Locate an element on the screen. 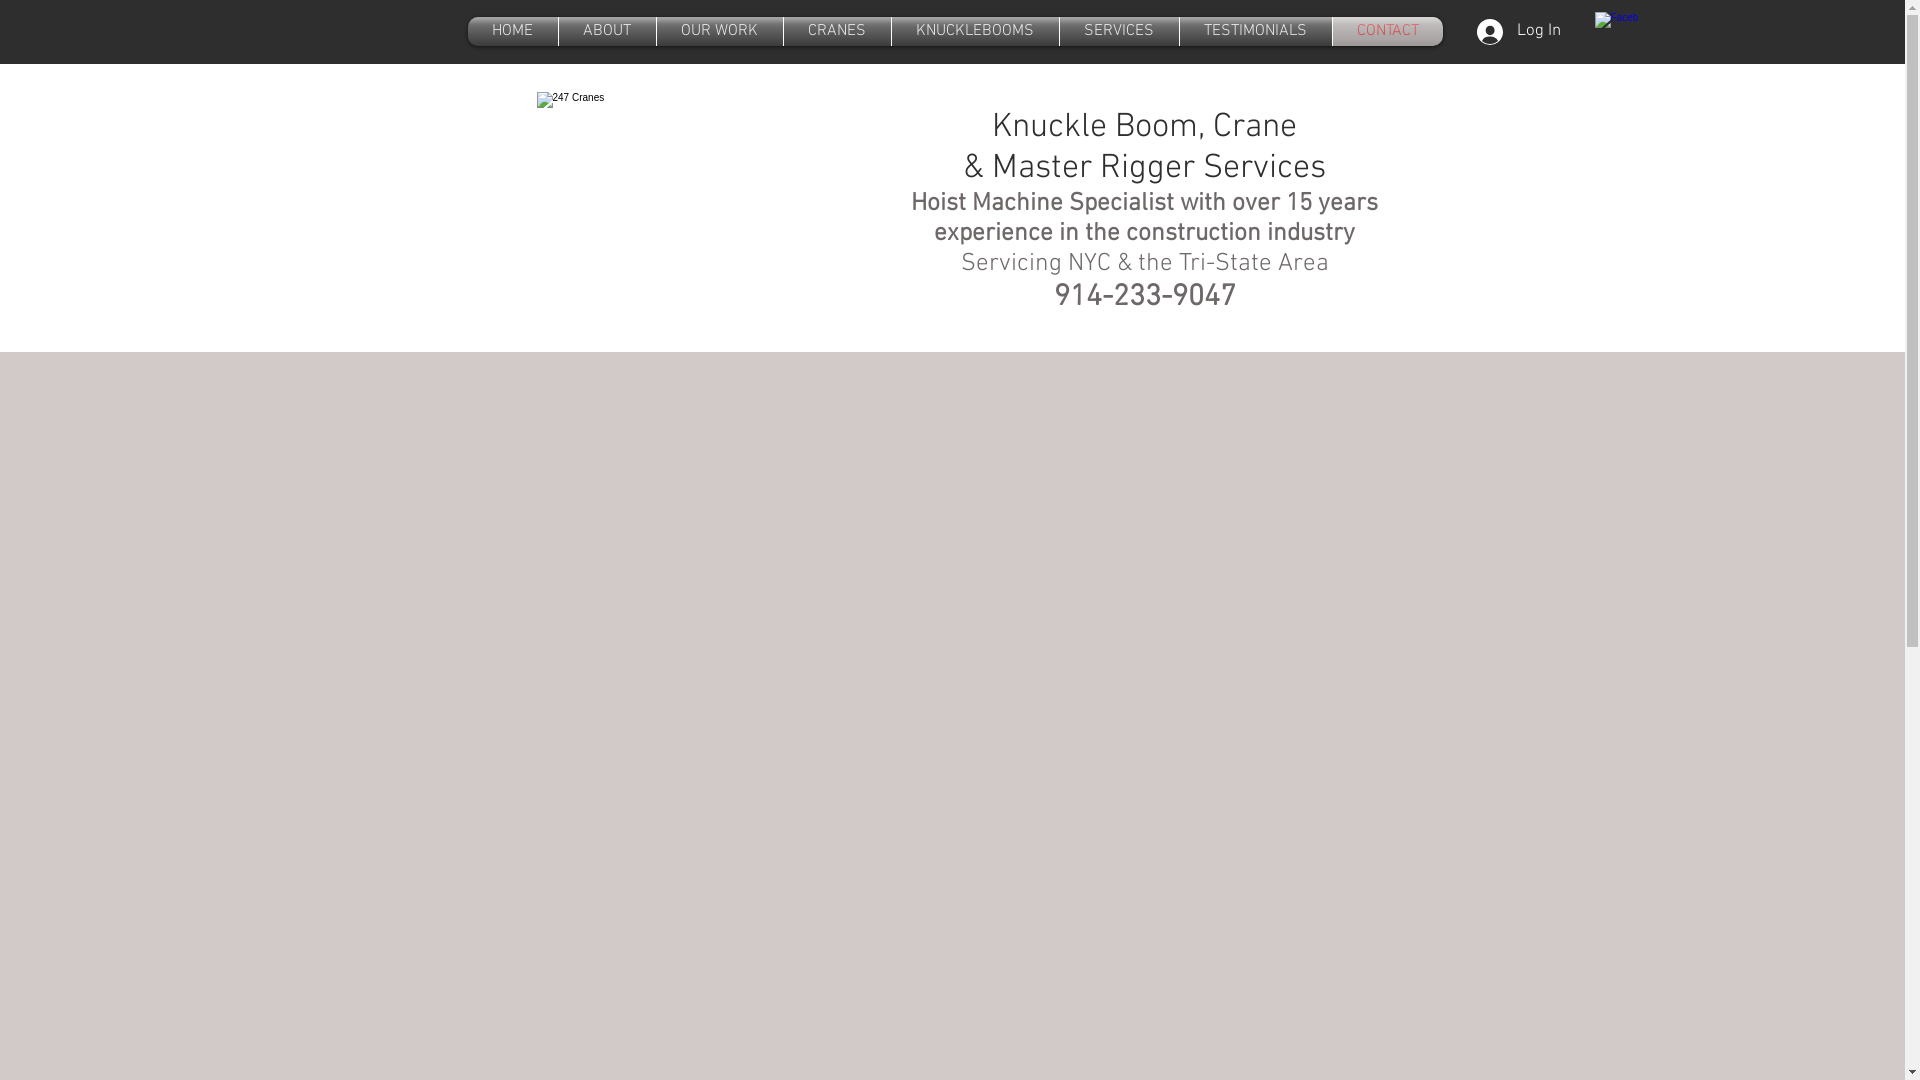  'TESTIMONIALS' is located at coordinates (1255, 31).